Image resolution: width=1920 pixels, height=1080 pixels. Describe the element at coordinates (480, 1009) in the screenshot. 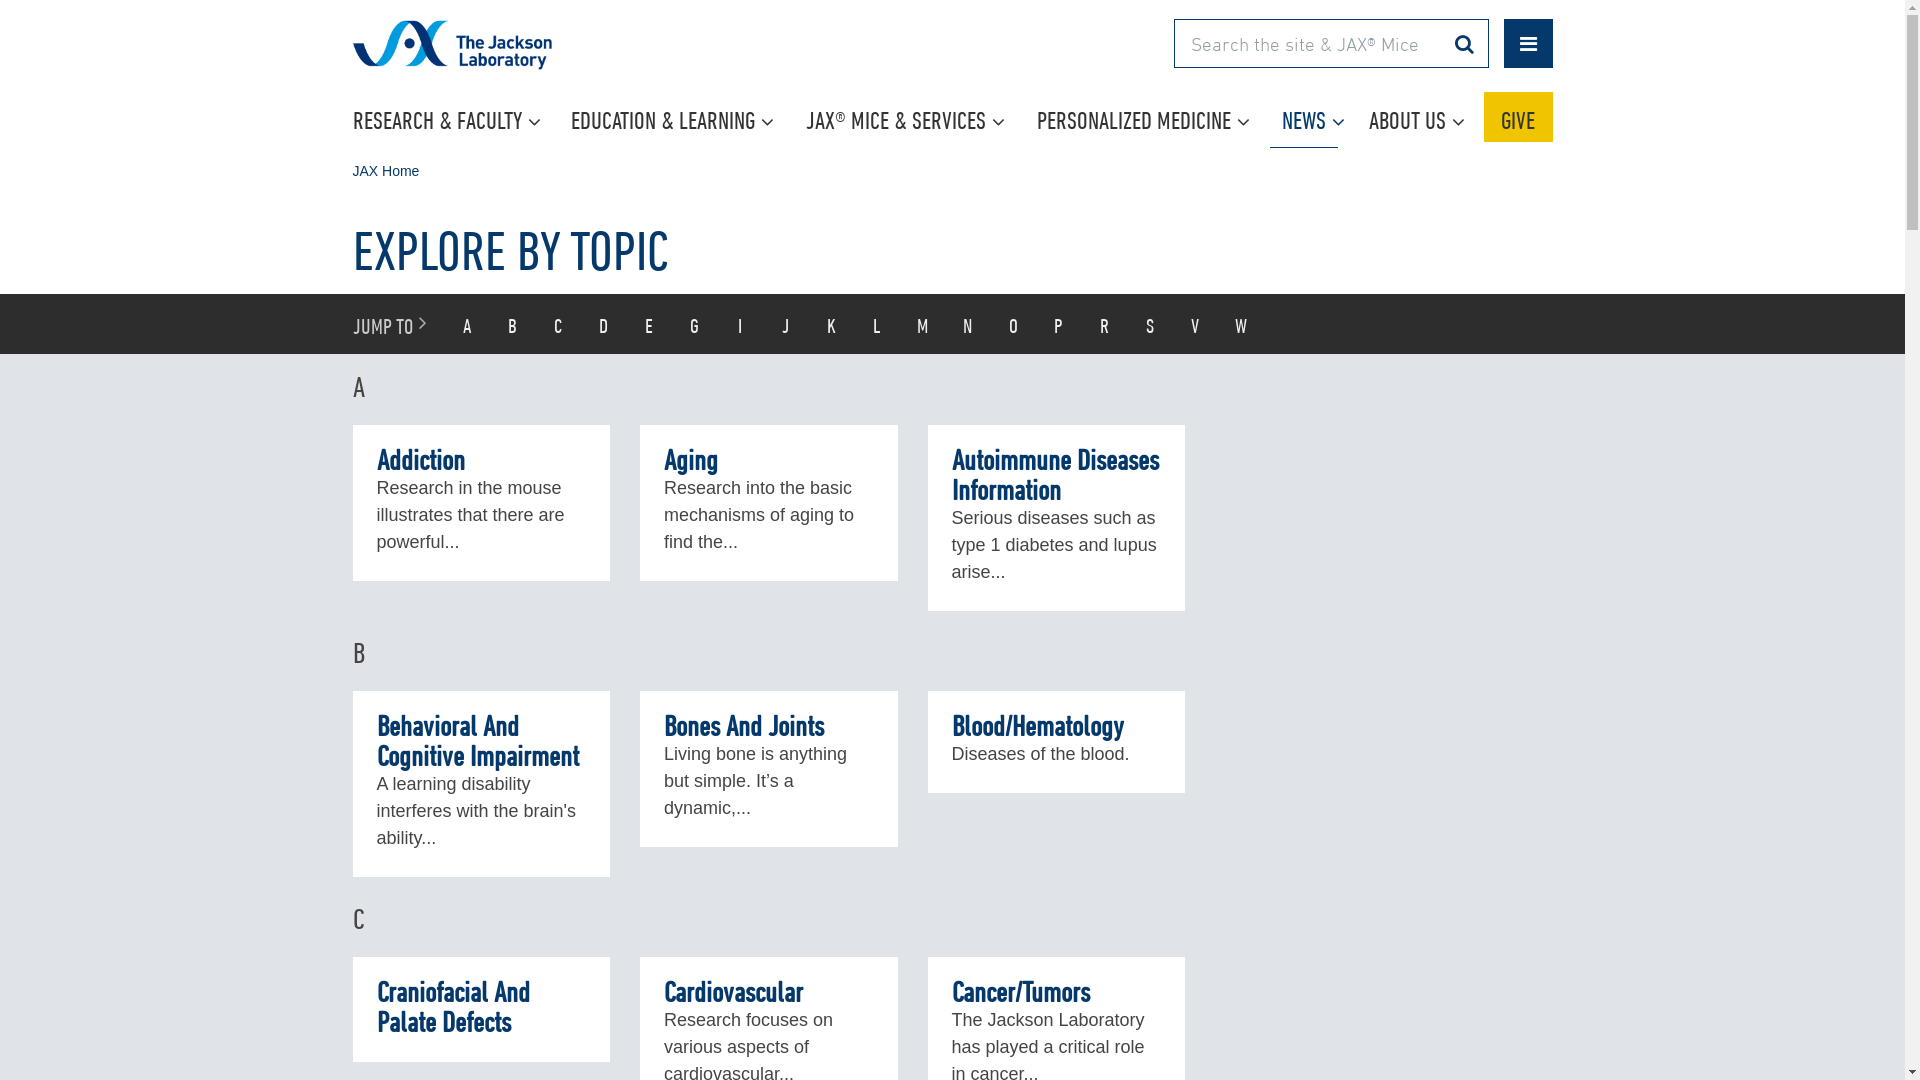

I see `'Craniofacial And Palate Defects'` at that location.